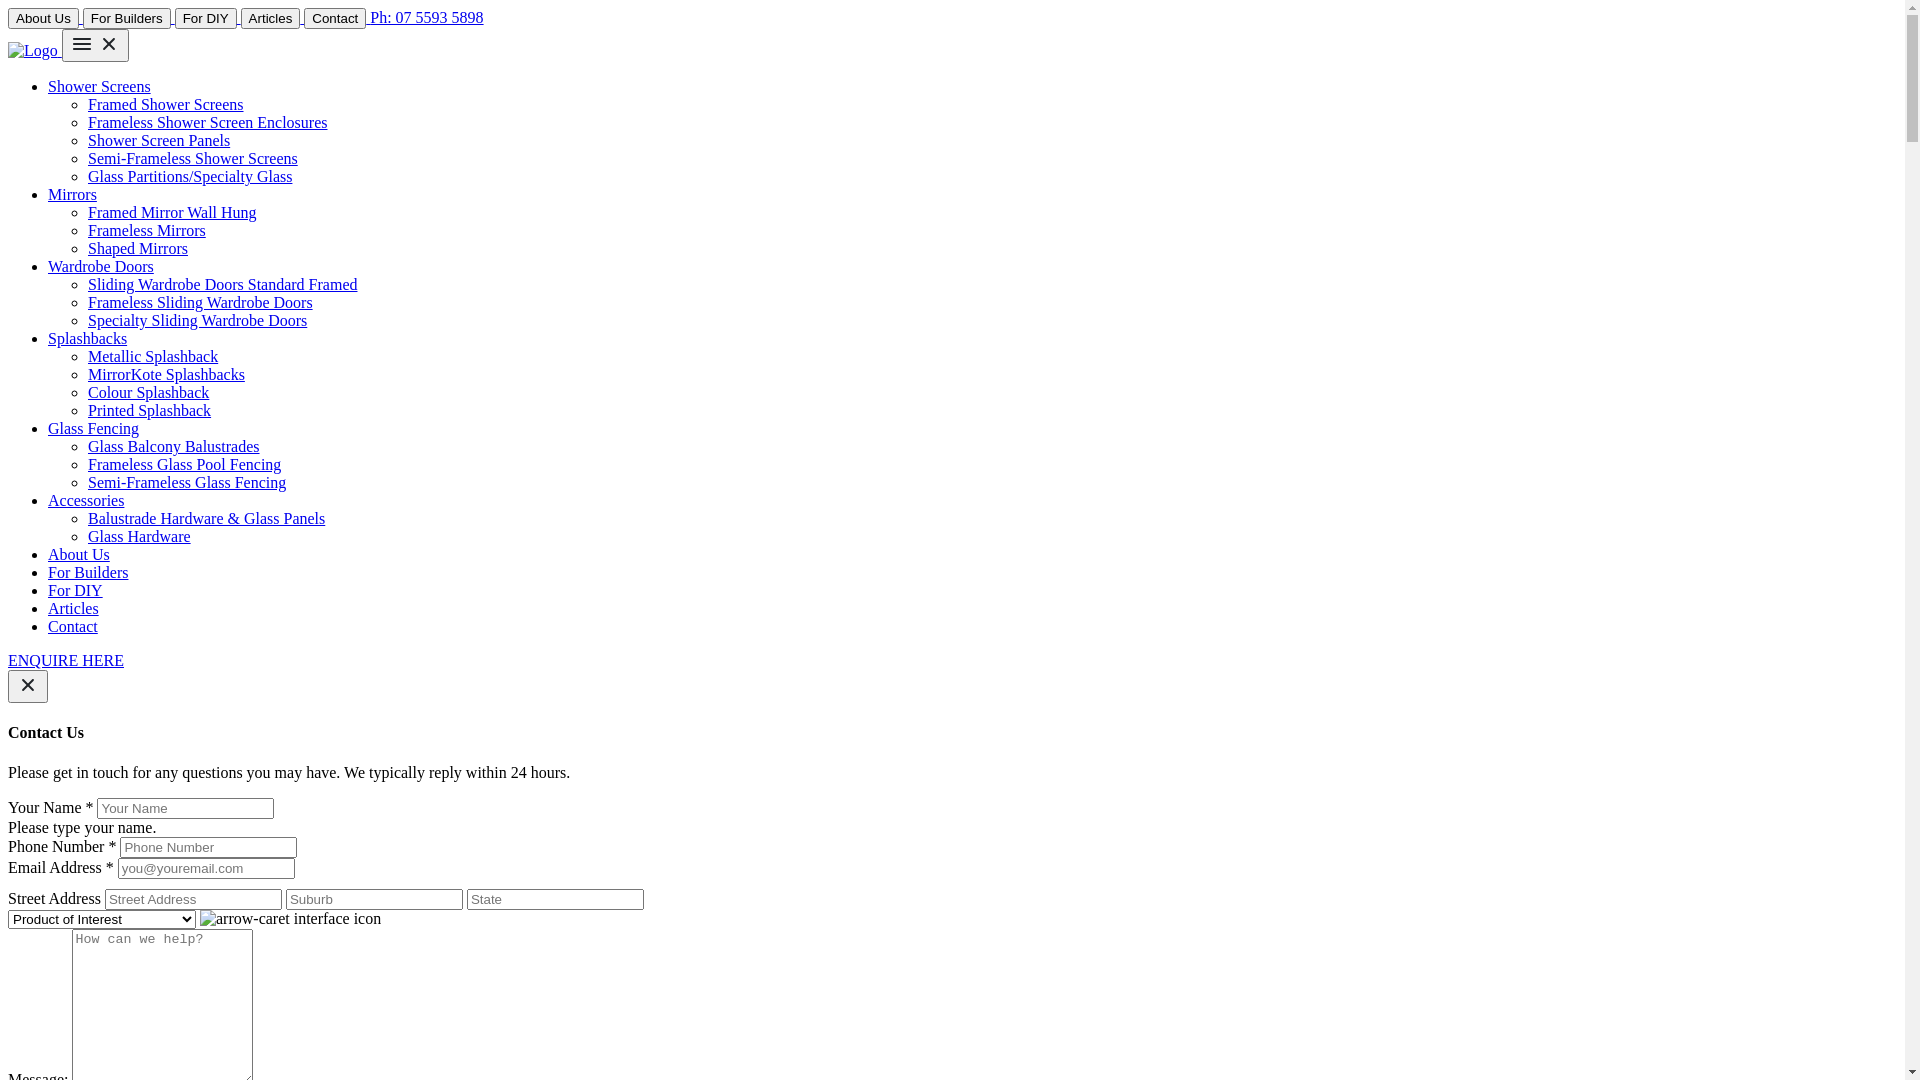 The image size is (1920, 1080). Describe the element at coordinates (207, 17) in the screenshot. I see `'For DIY'` at that location.